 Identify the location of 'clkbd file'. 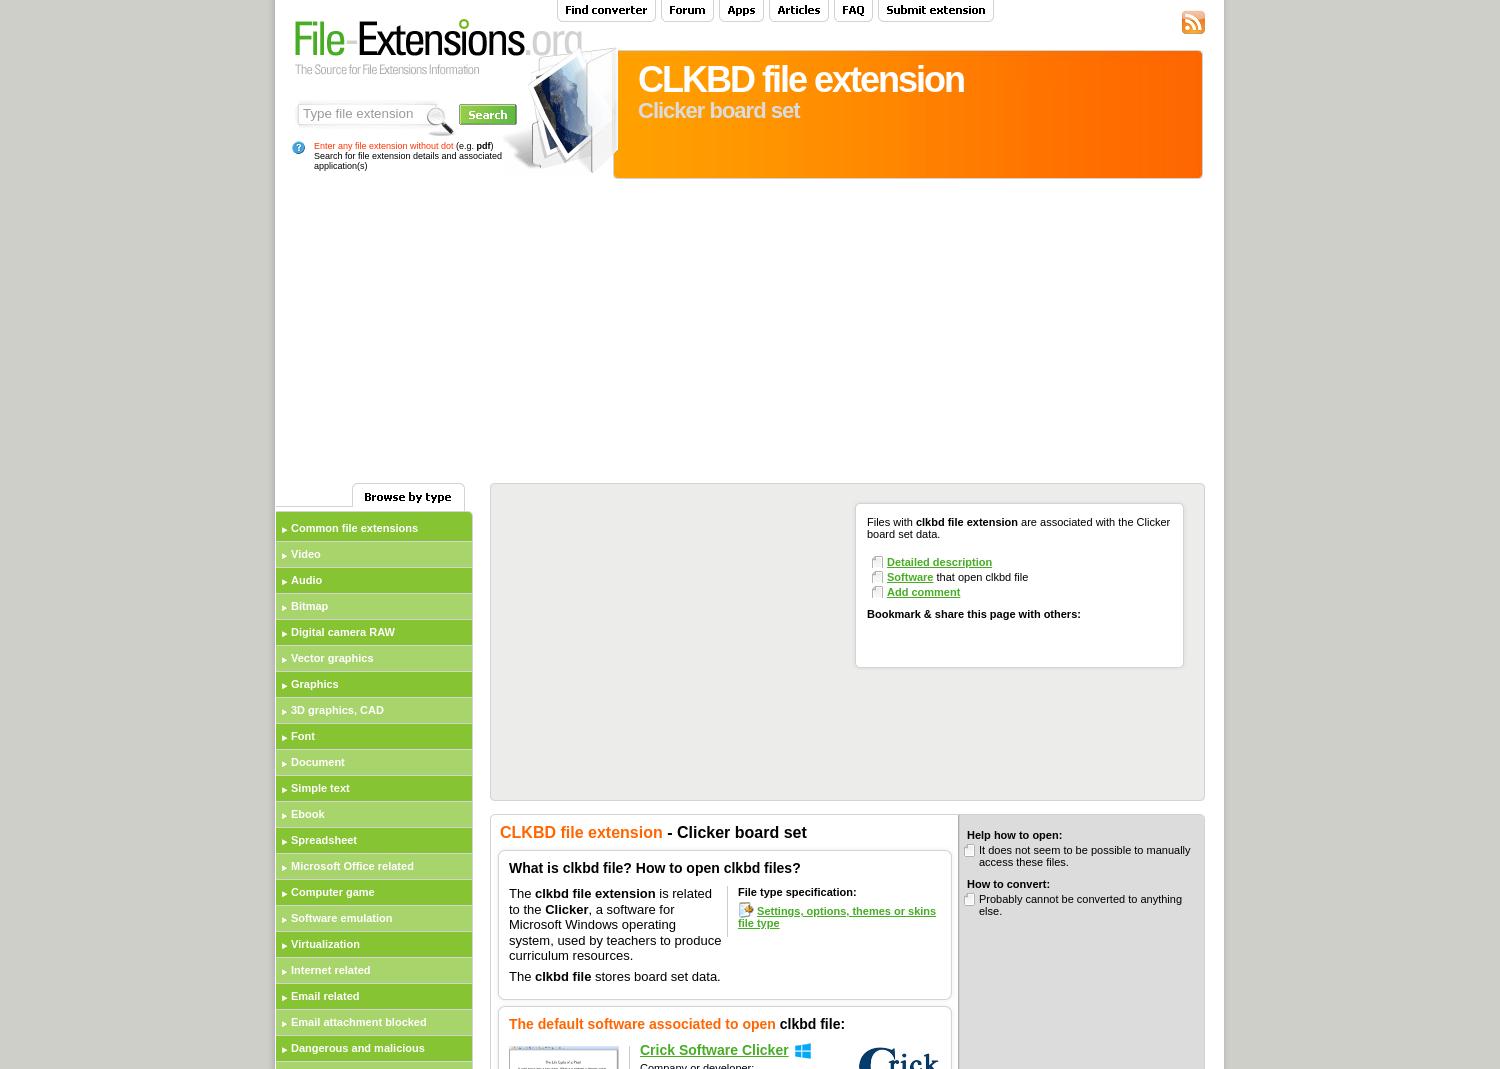
(535, 975).